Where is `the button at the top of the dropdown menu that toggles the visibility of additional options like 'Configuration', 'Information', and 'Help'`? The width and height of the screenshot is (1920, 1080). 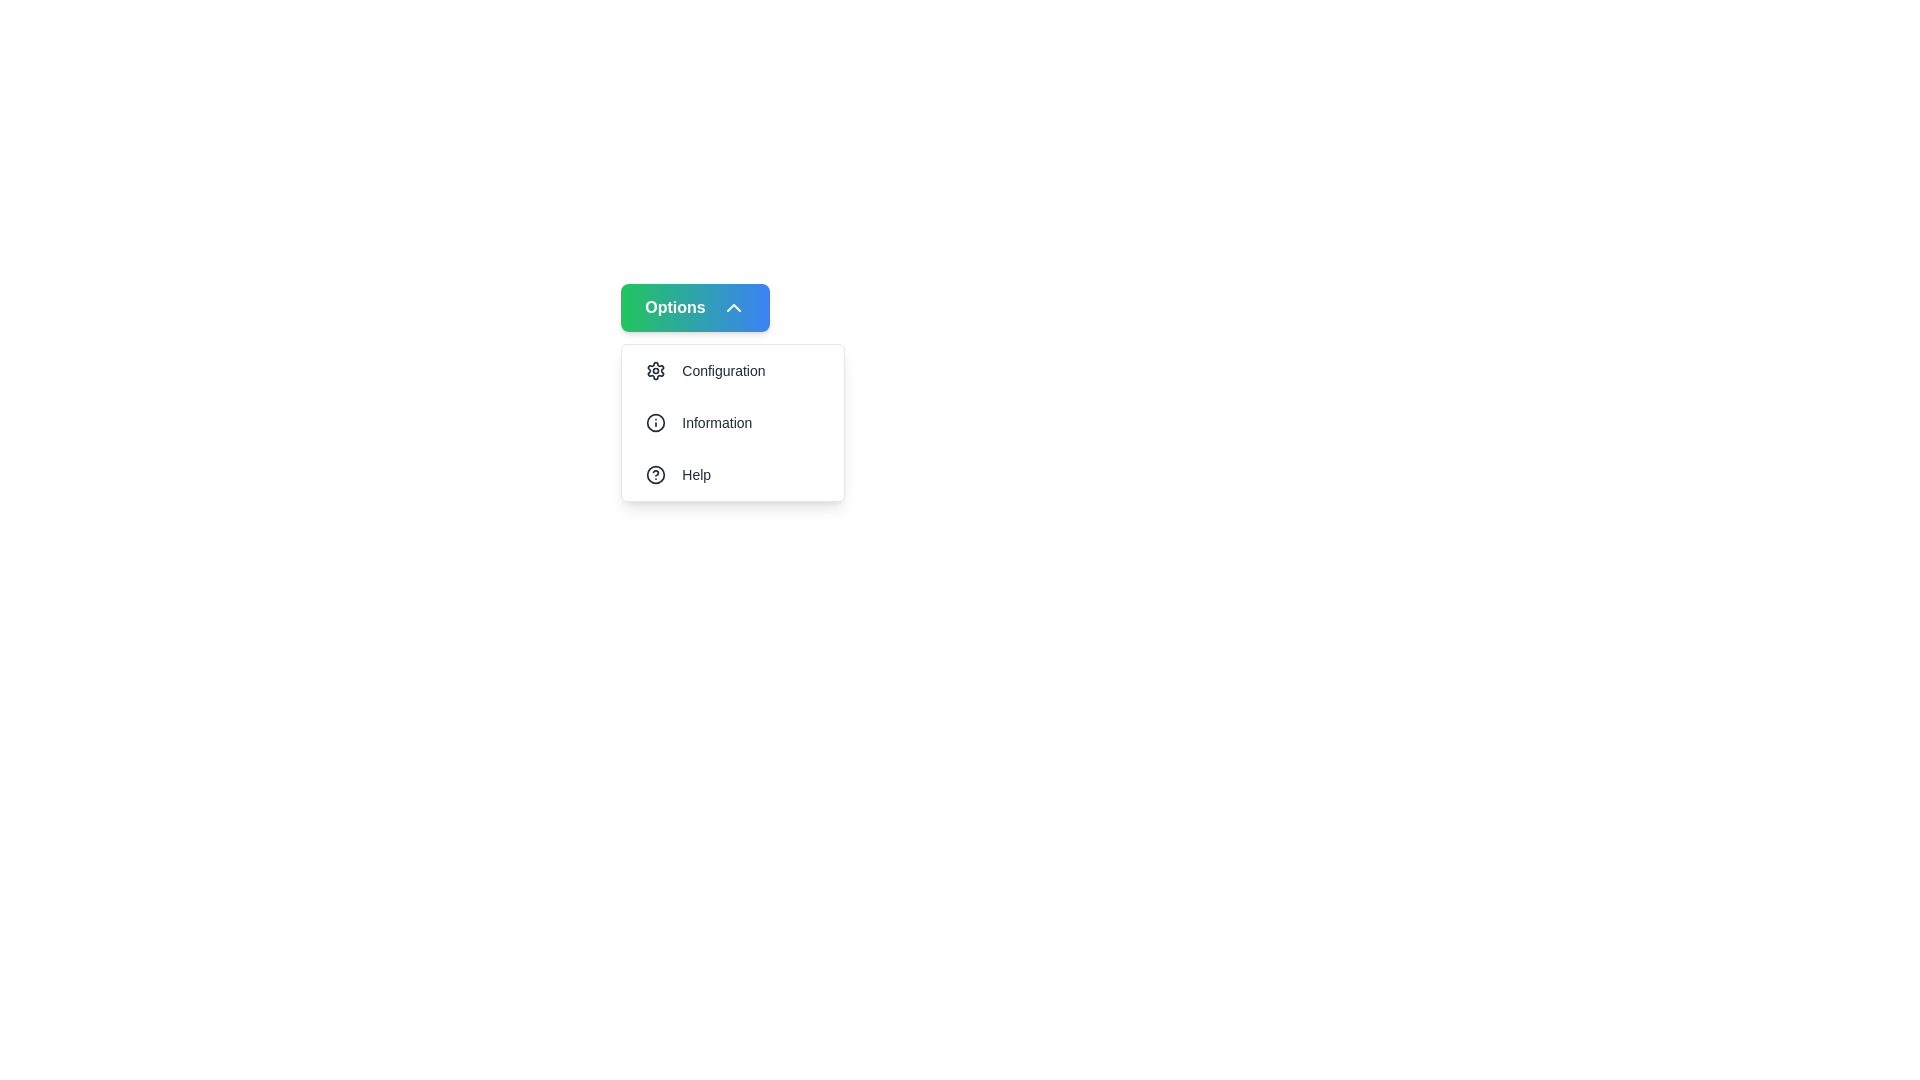
the button at the top of the dropdown menu that toggles the visibility of additional options like 'Configuration', 'Information', and 'Help' is located at coordinates (695, 308).